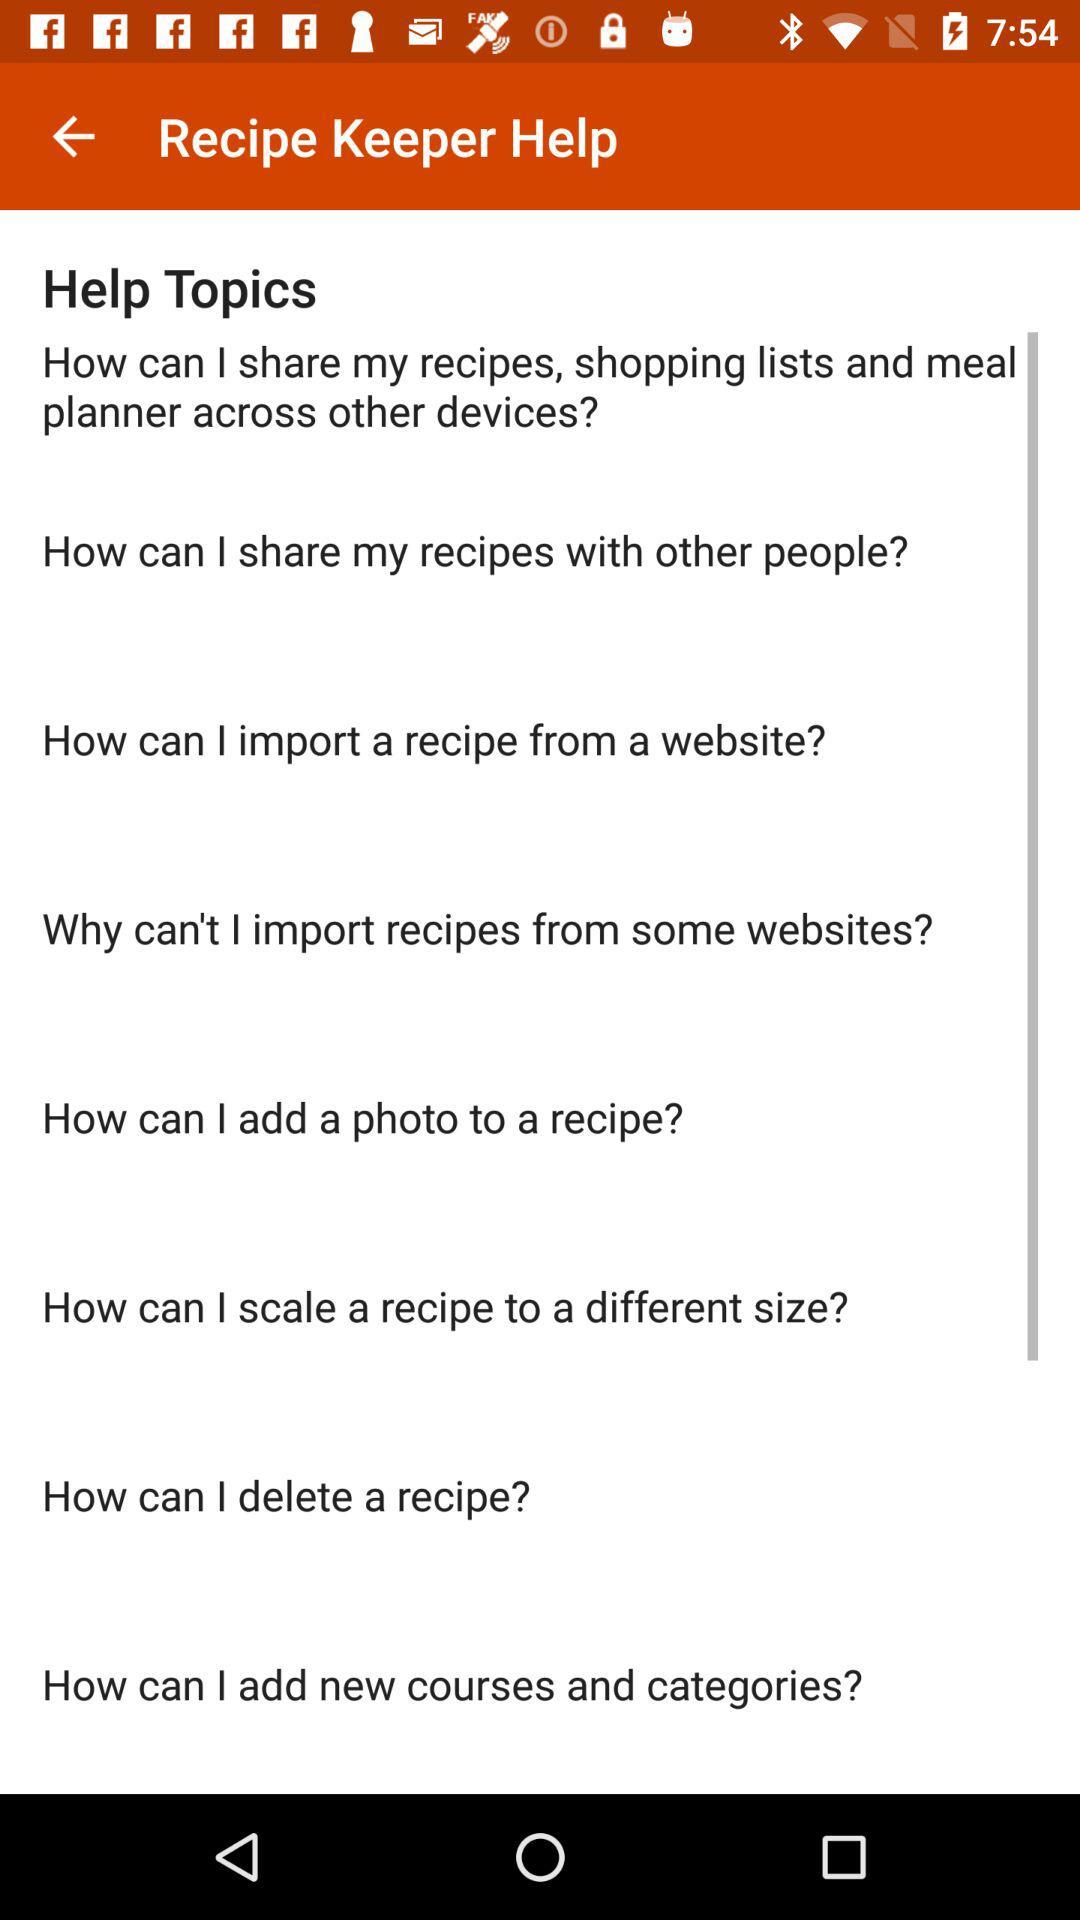  Describe the element at coordinates (540, 993) in the screenshot. I see `item below the how can i icon` at that location.